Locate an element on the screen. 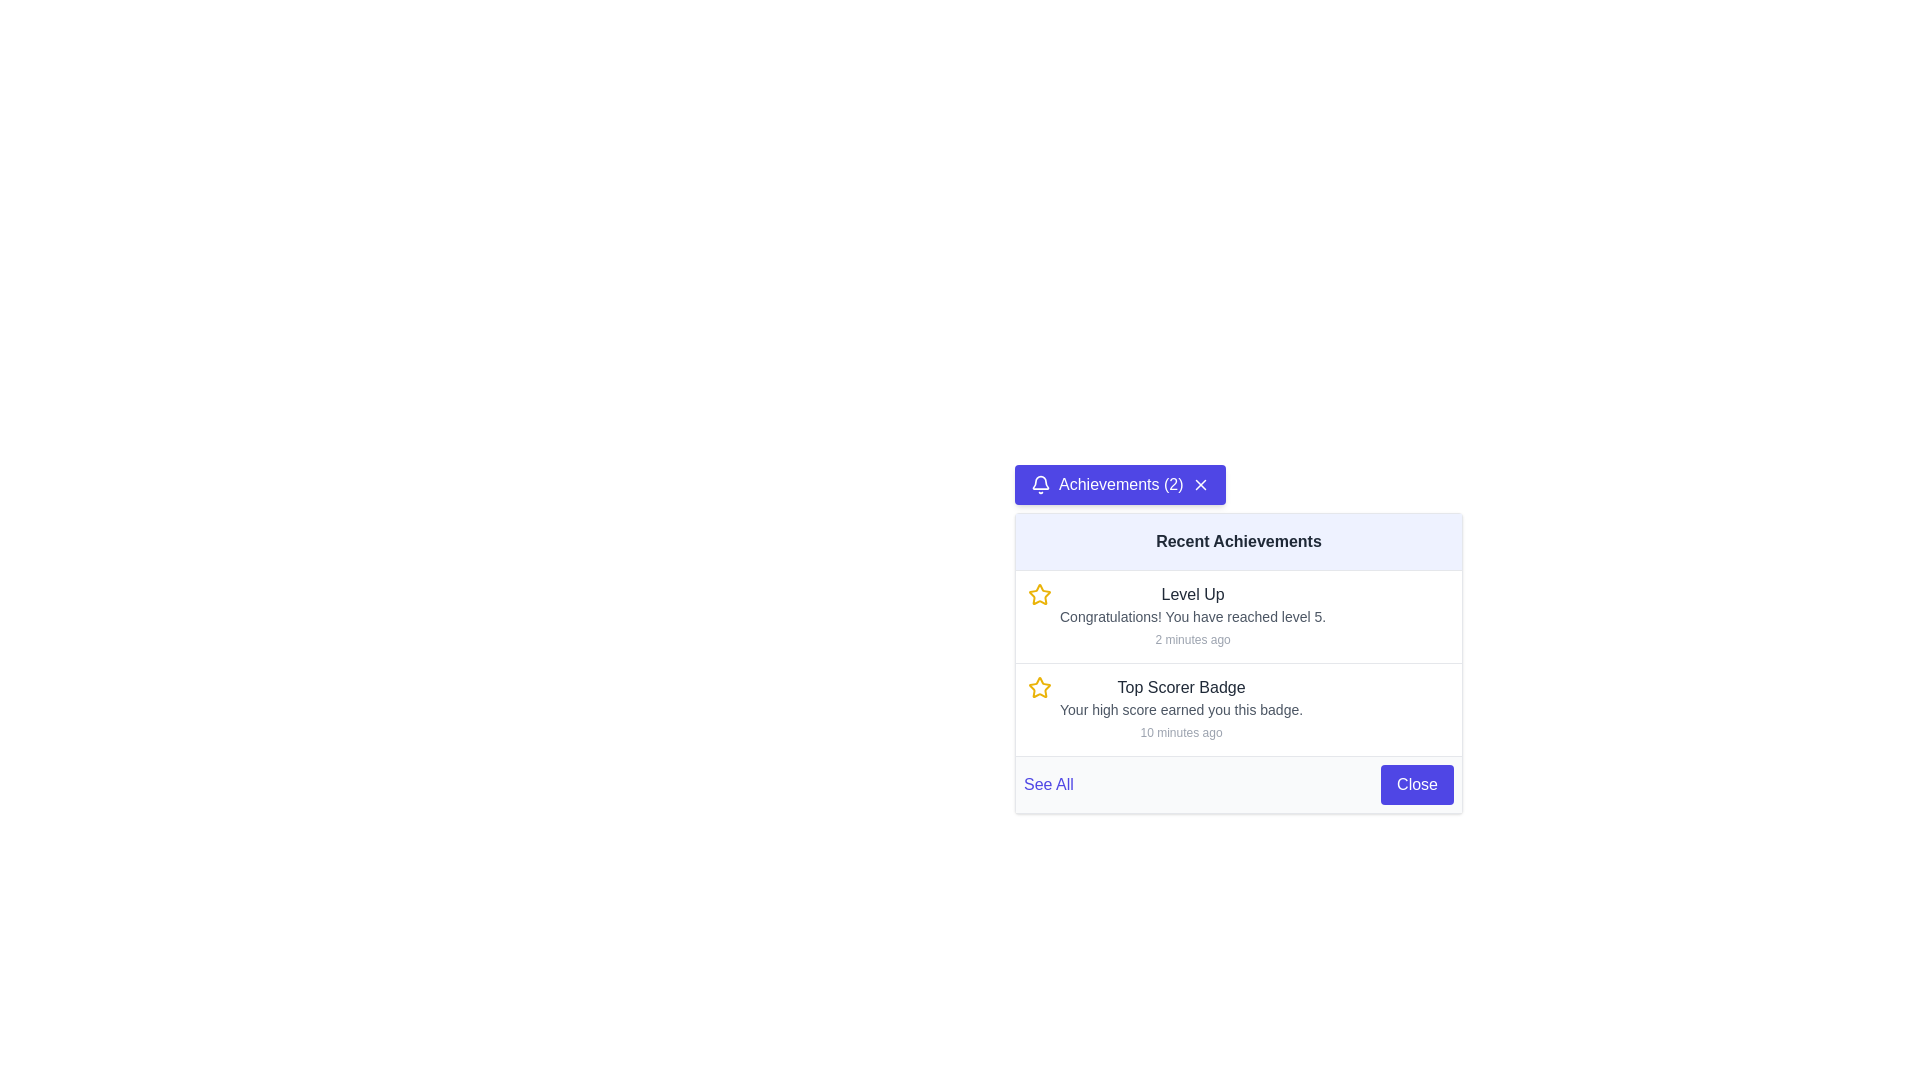 The width and height of the screenshot is (1920, 1080). the description text of the 'Top Scorer Badge' in the achievements list, which is positioned between the title and the timestamp in the 'Recent Achievements' modal dialog is located at coordinates (1181, 708).